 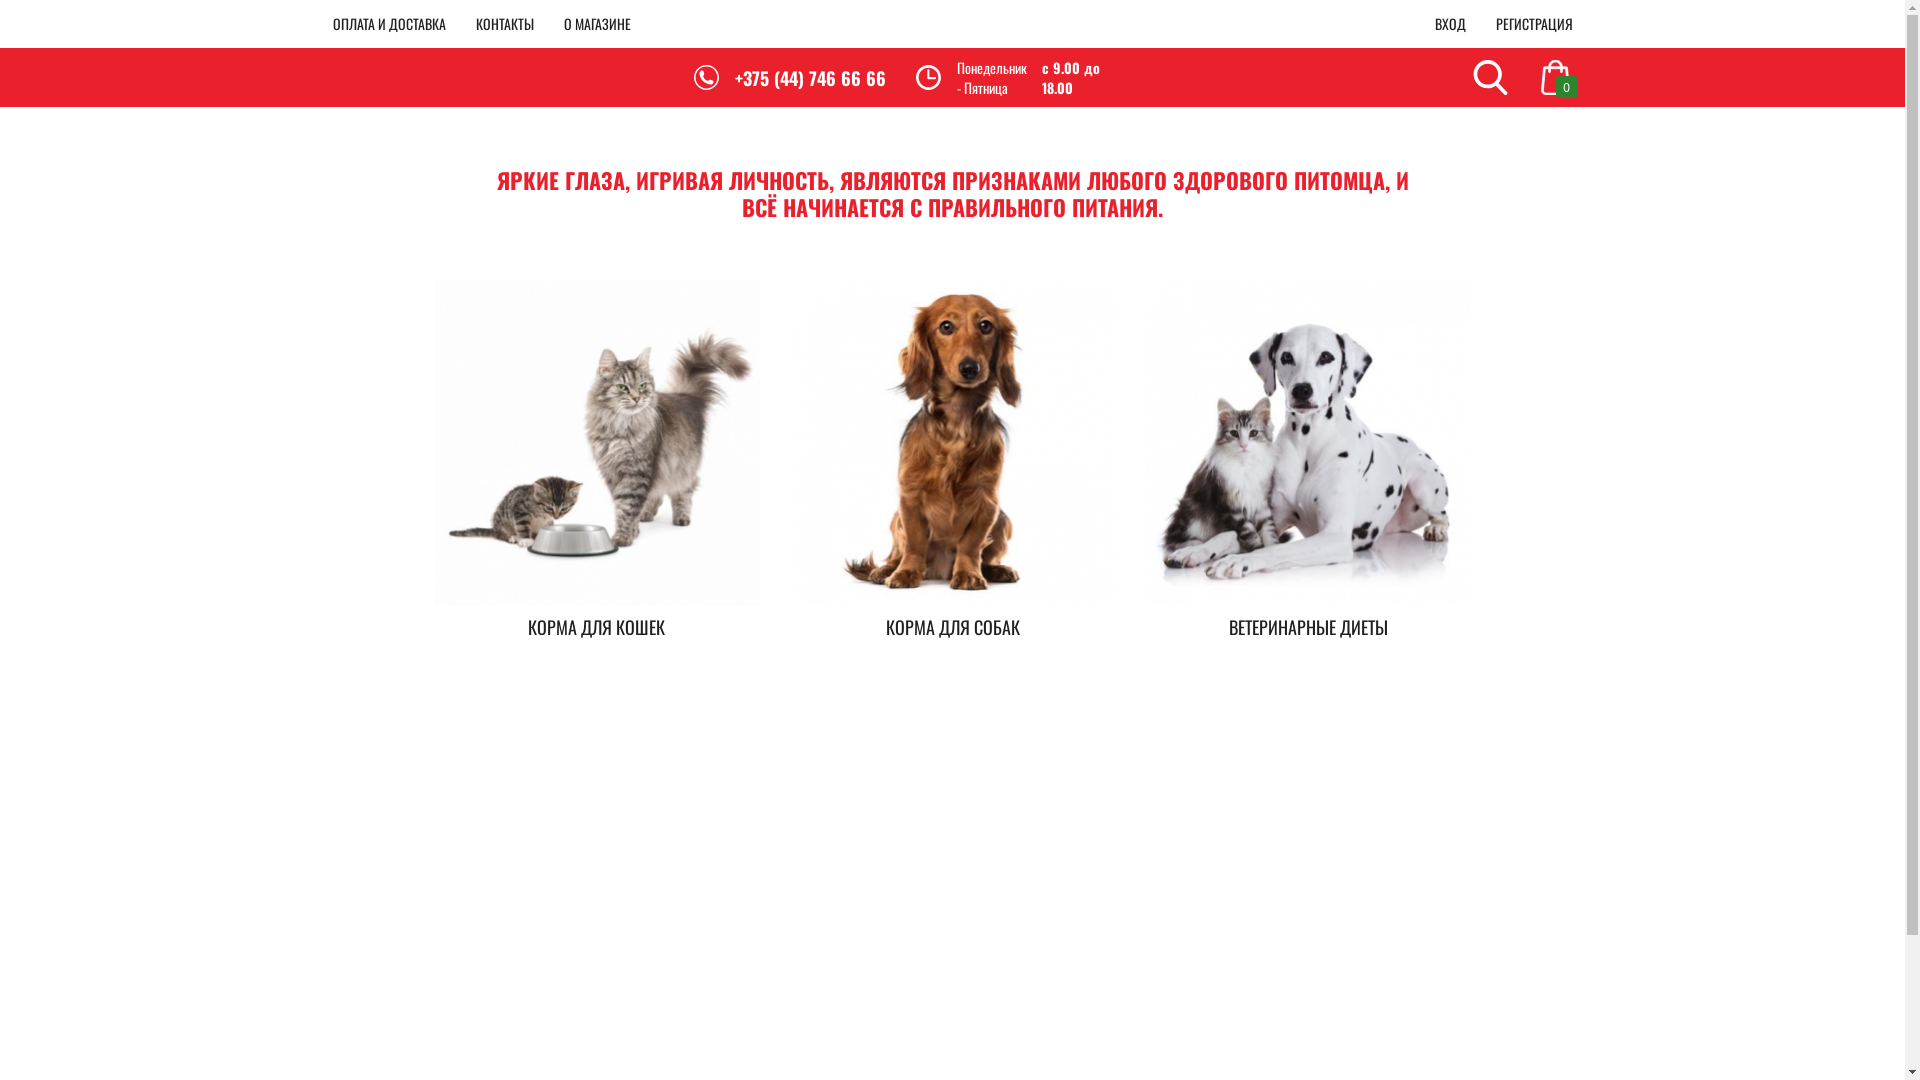 What do you see at coordinates (733, 76) in the screenshot?
I see `'+375 (44) 746 66 66'` at bounding box center [733, 76].